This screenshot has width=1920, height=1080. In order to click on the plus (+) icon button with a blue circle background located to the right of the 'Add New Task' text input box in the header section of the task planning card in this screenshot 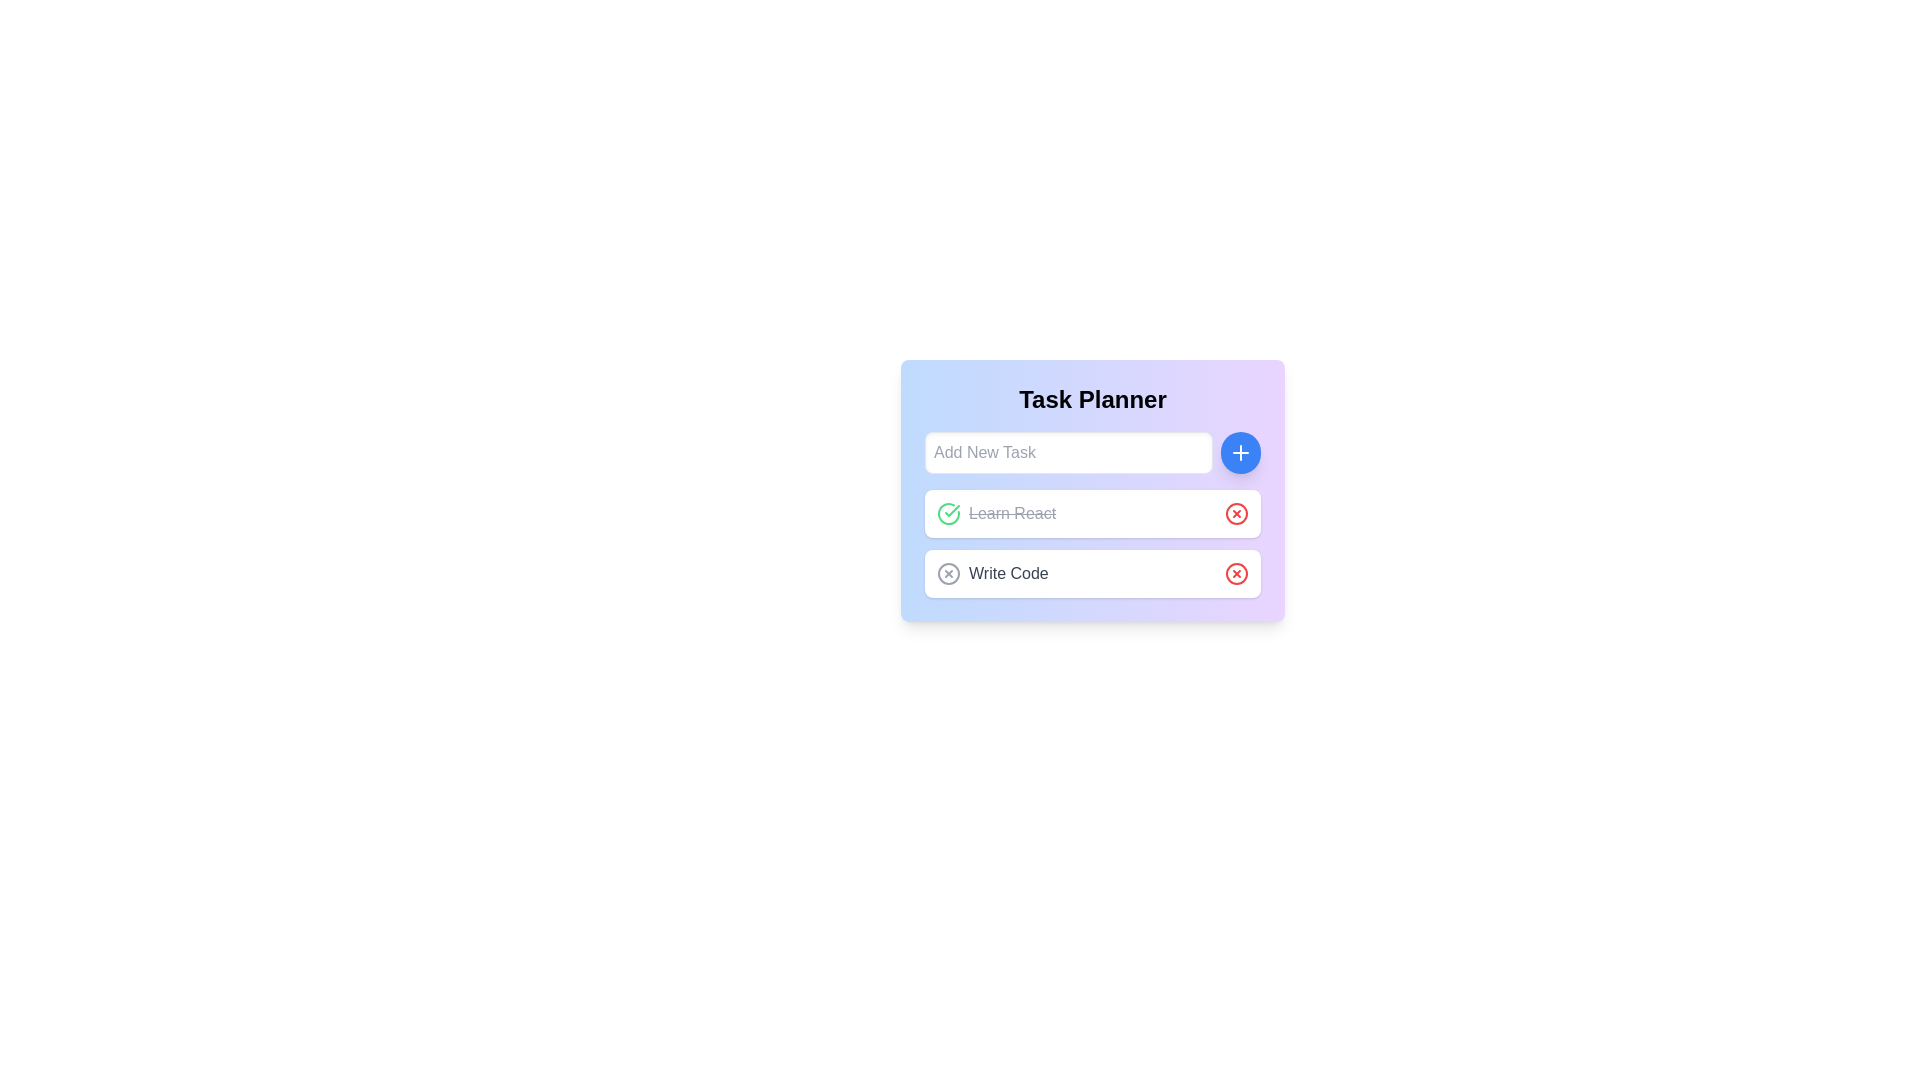, I will do `click(1240, 452)`.